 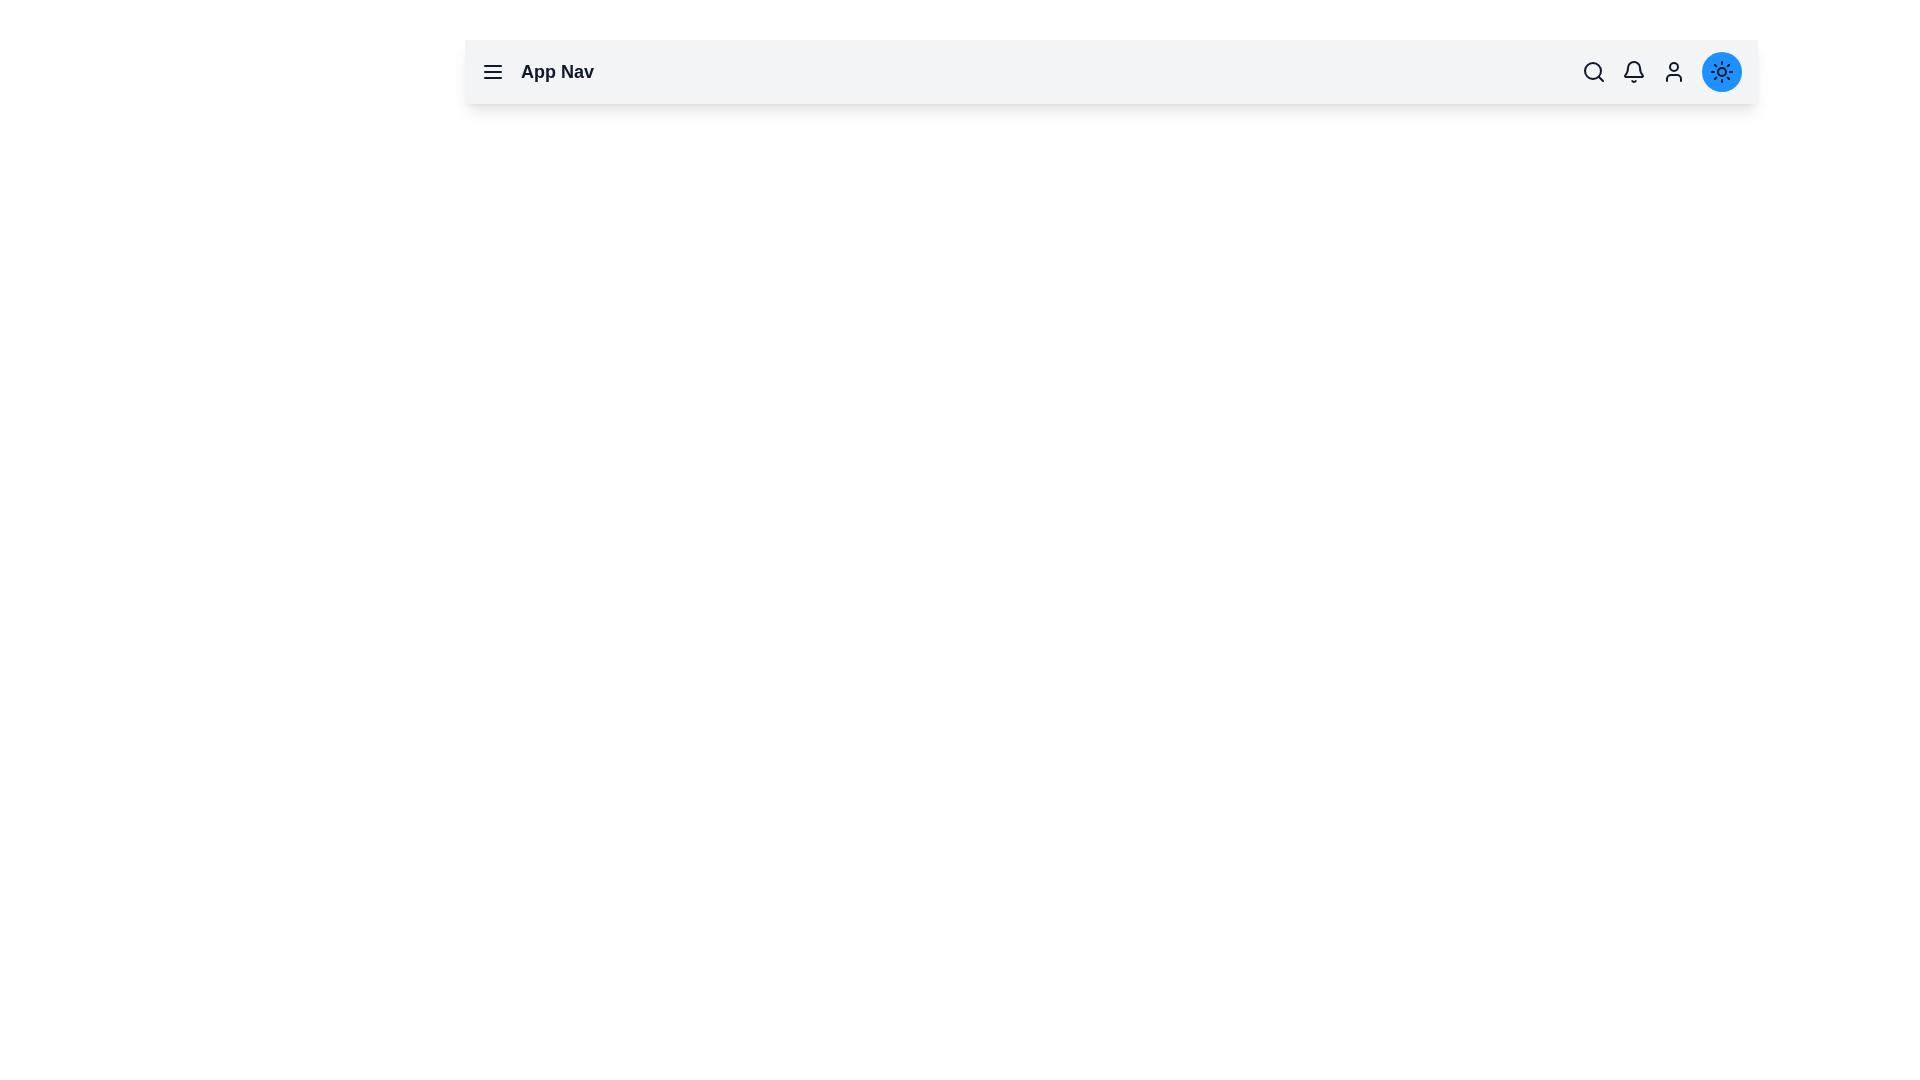 I want to click on the bell icon to view notifications, so click(x=1633, y=71).